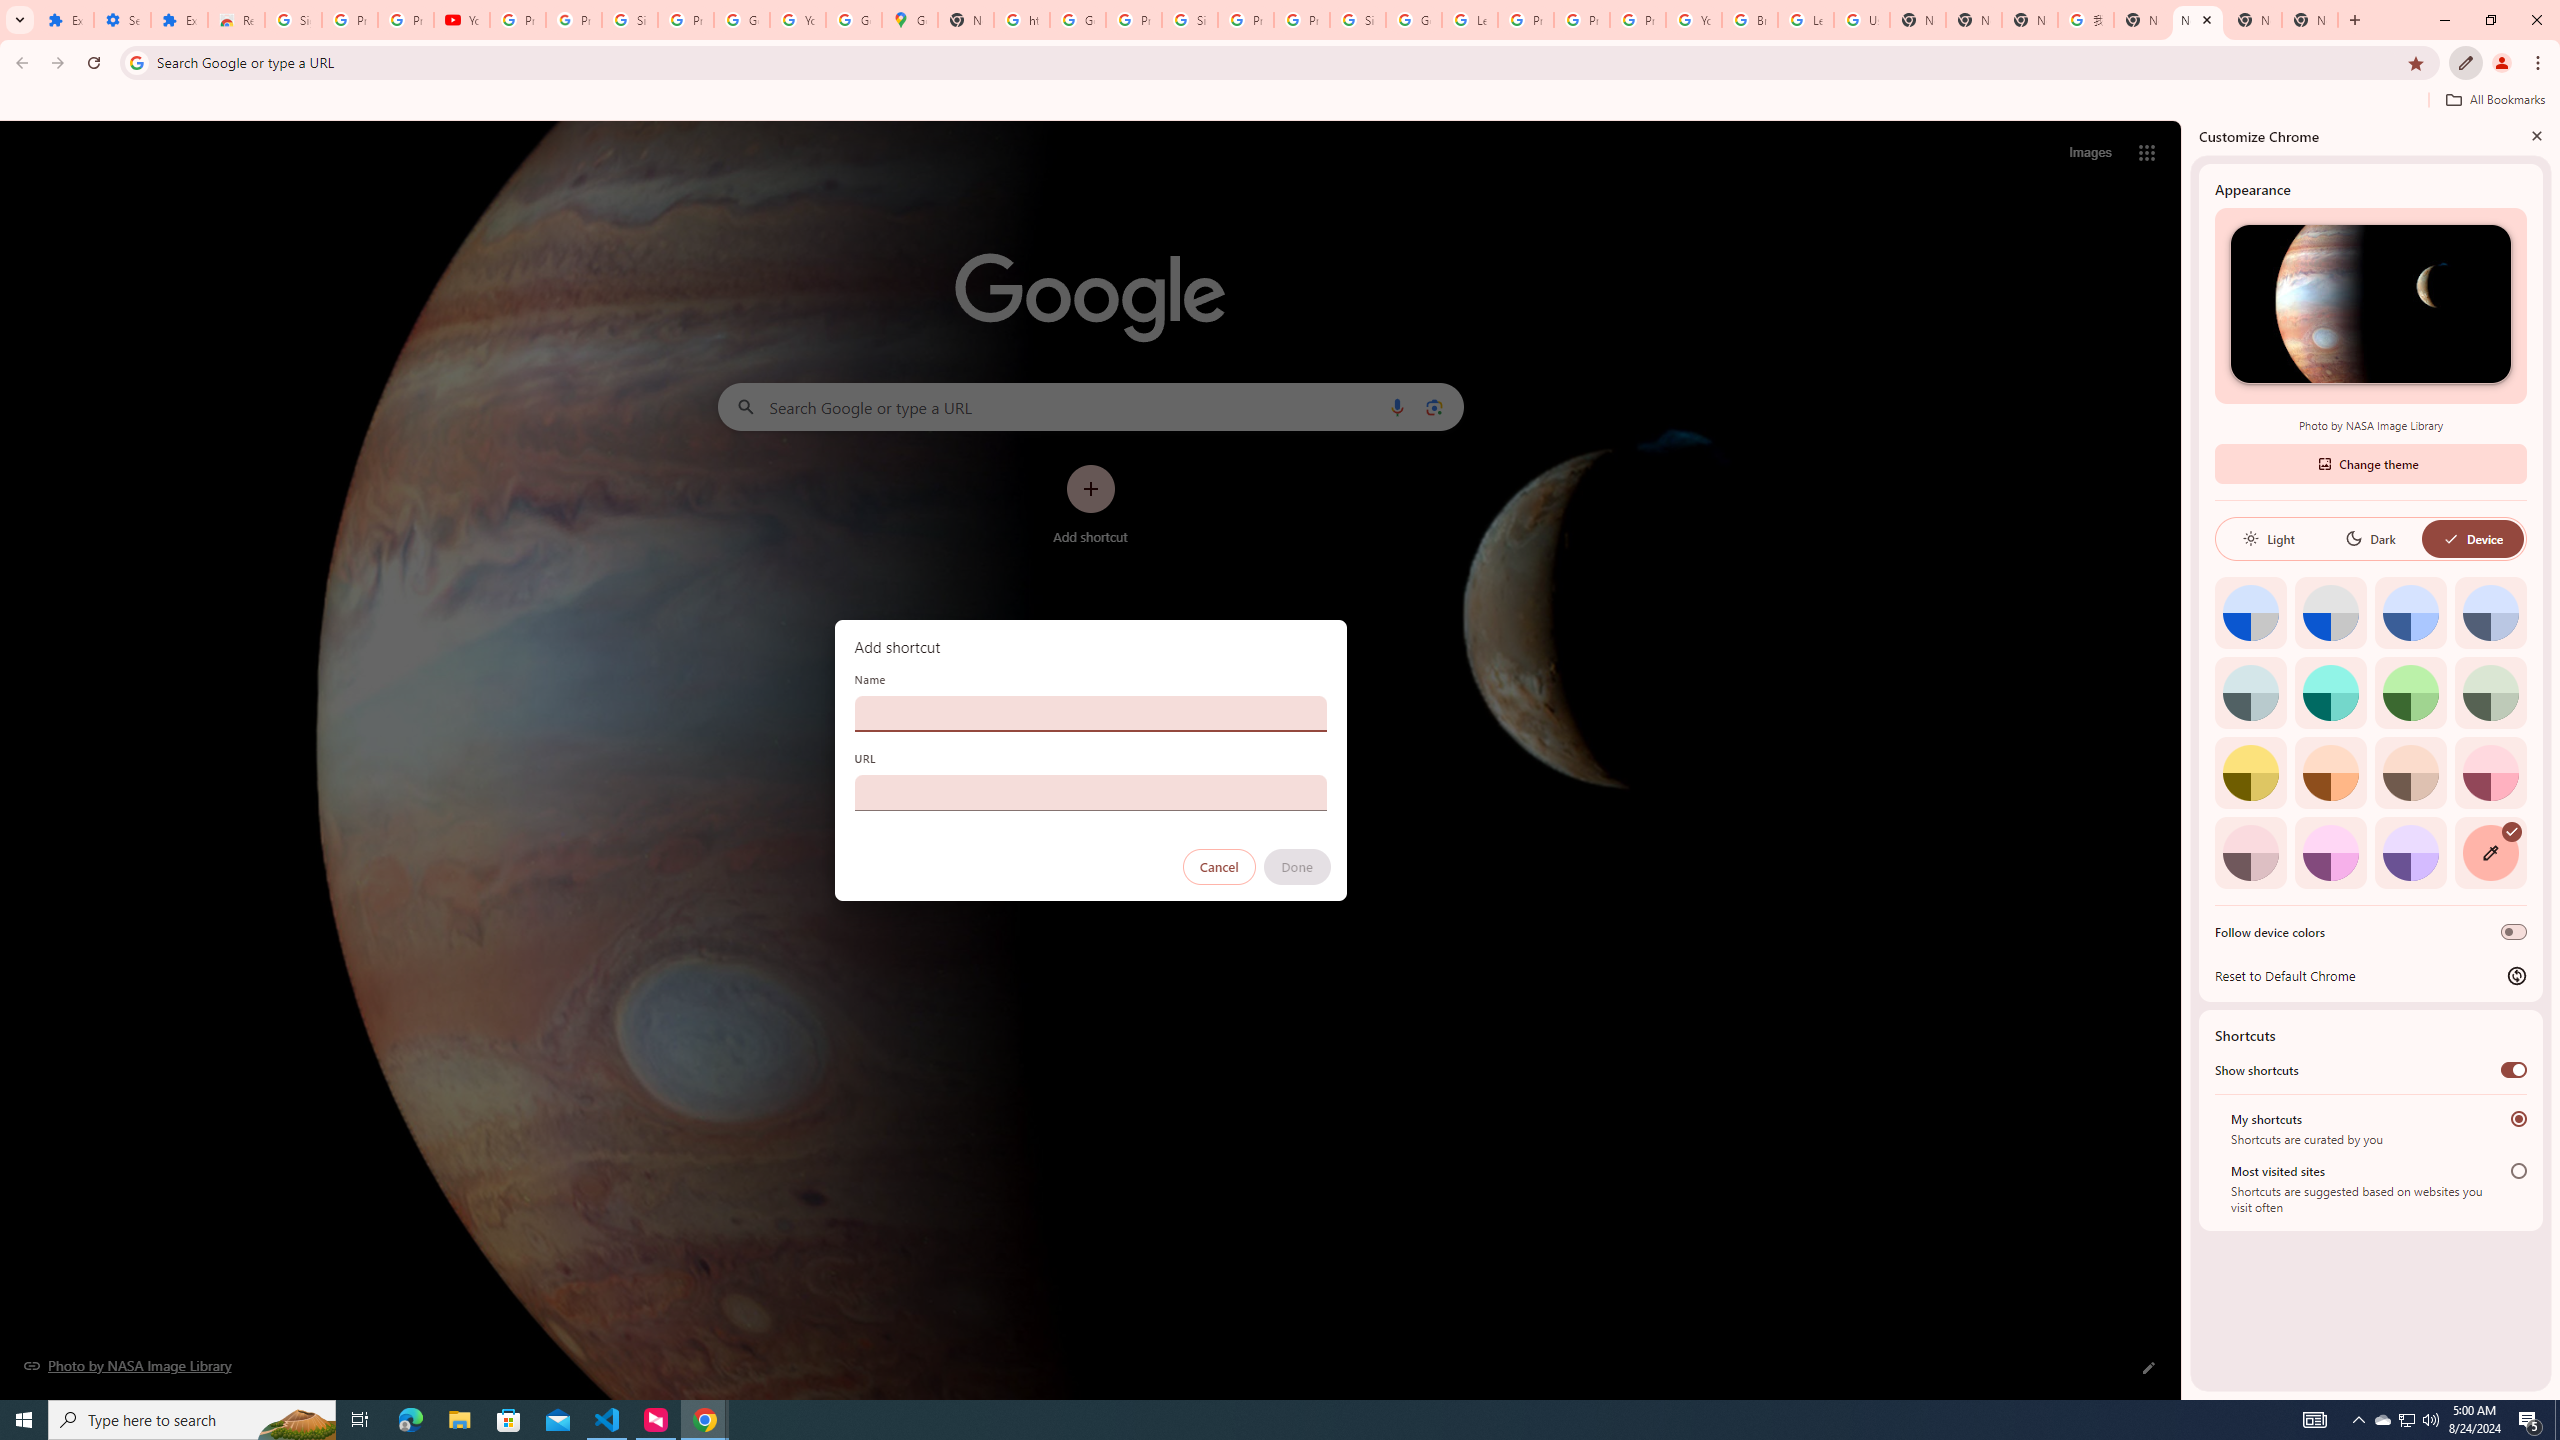  I want to click on 'Aqua', so click(2329, 692).